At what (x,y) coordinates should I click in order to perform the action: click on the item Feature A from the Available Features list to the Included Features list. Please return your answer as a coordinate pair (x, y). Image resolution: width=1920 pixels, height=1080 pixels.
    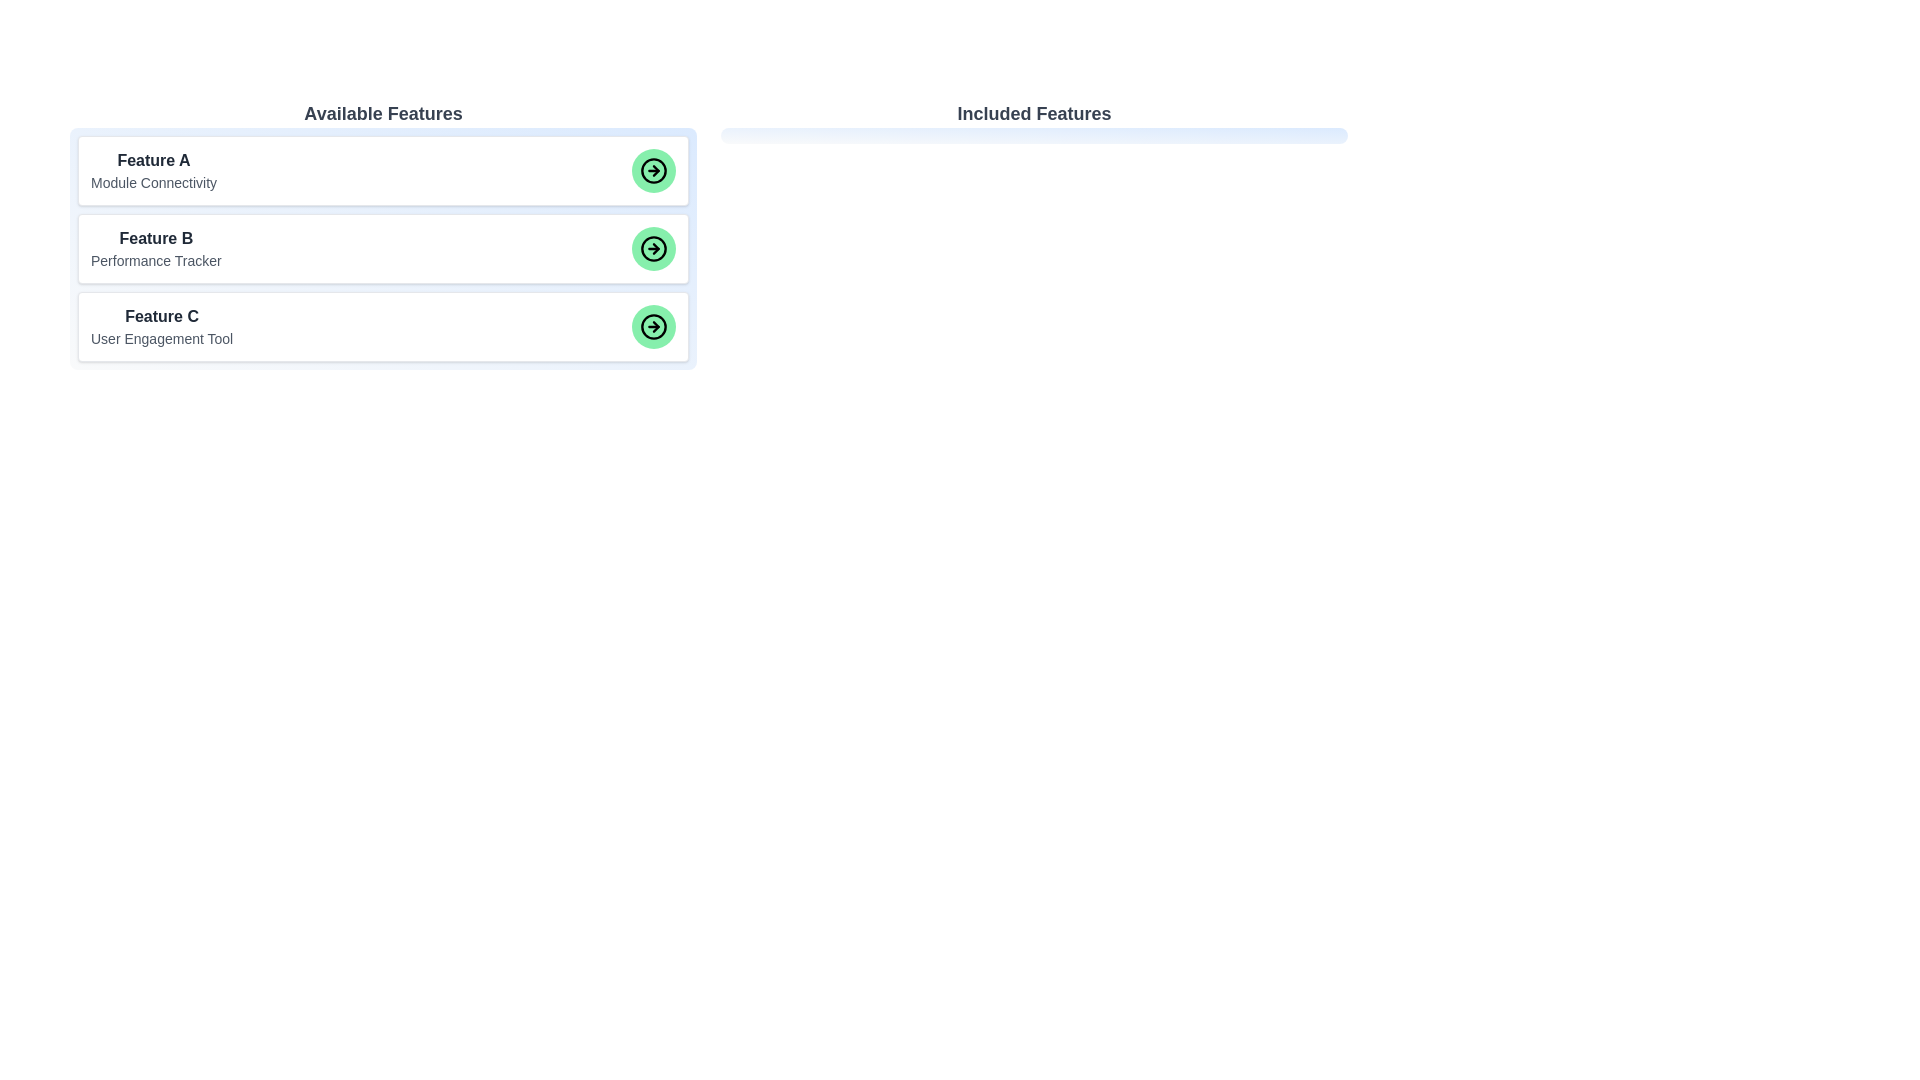
    Looking at the image, I should click on (383, 169).